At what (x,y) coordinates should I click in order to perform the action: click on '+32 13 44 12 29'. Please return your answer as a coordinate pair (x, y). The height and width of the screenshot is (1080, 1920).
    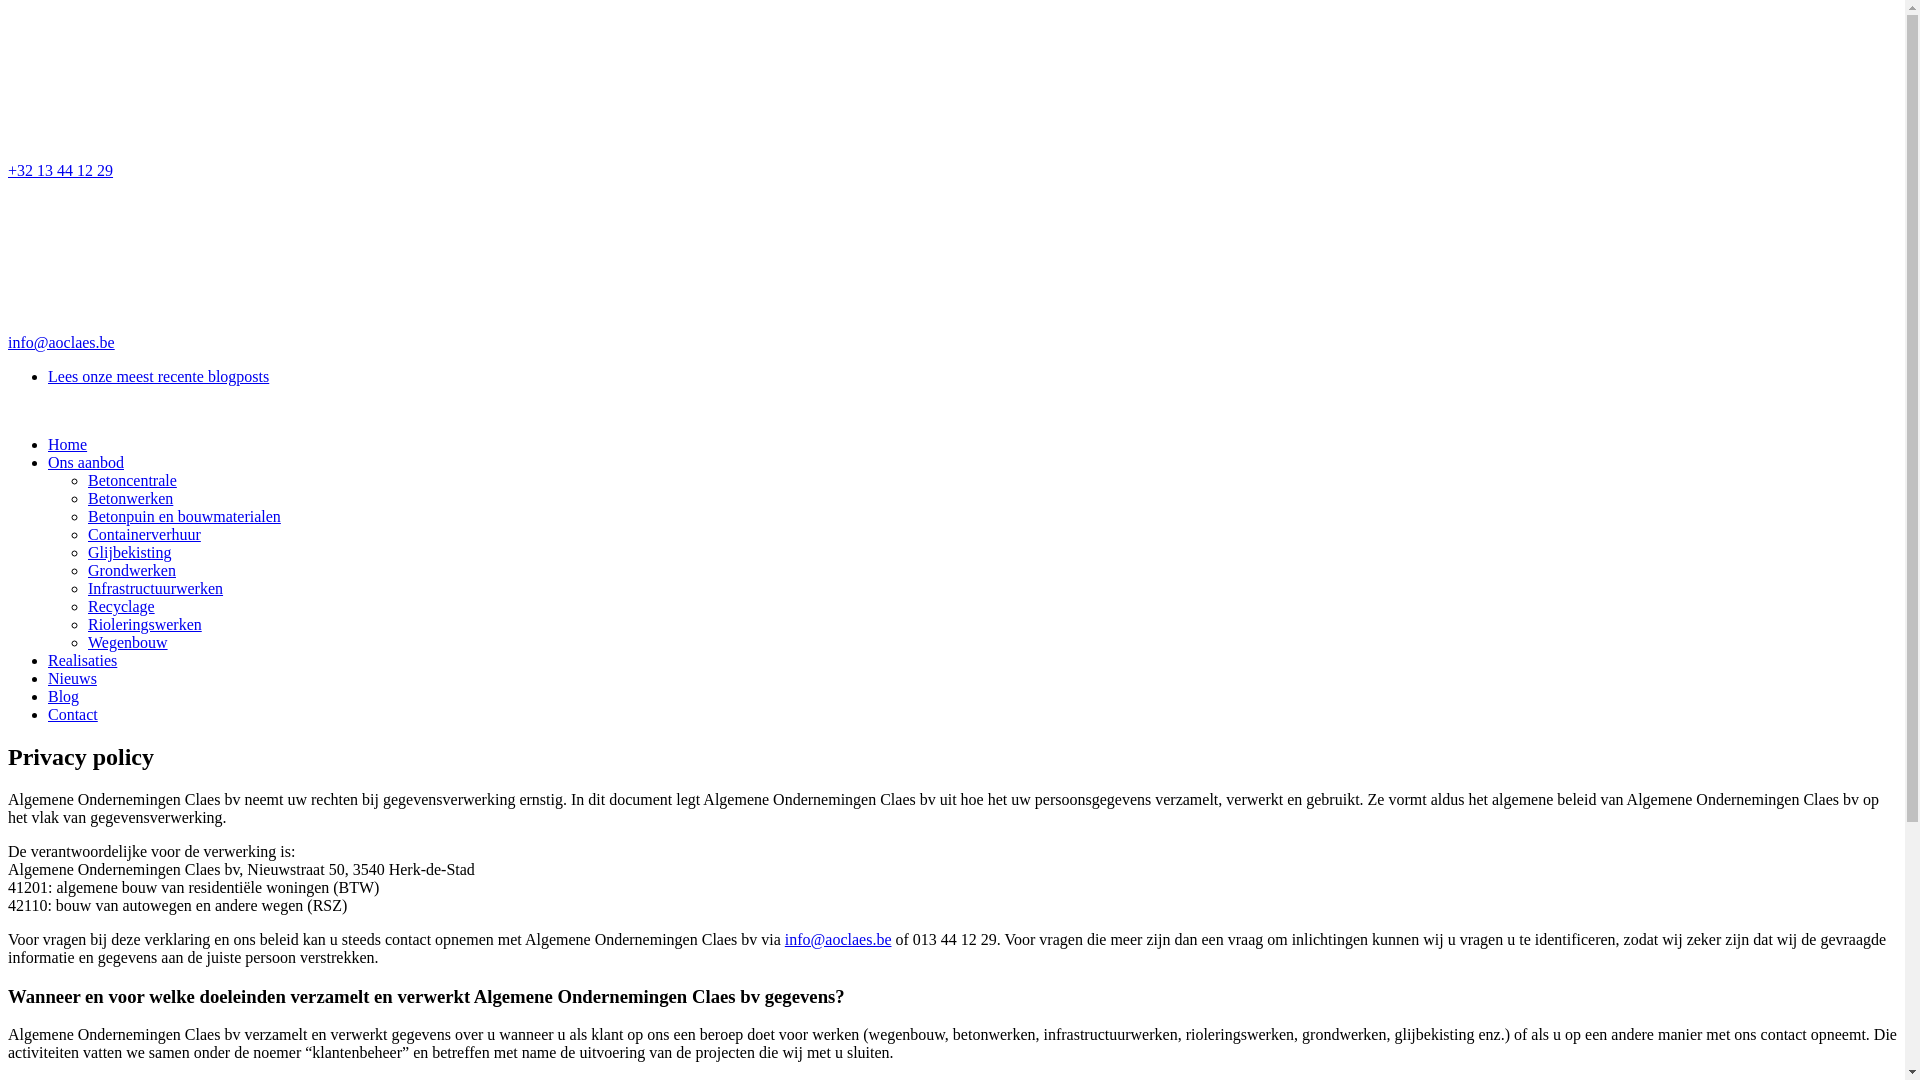
    Looking at the image, I should click on (951, 93).